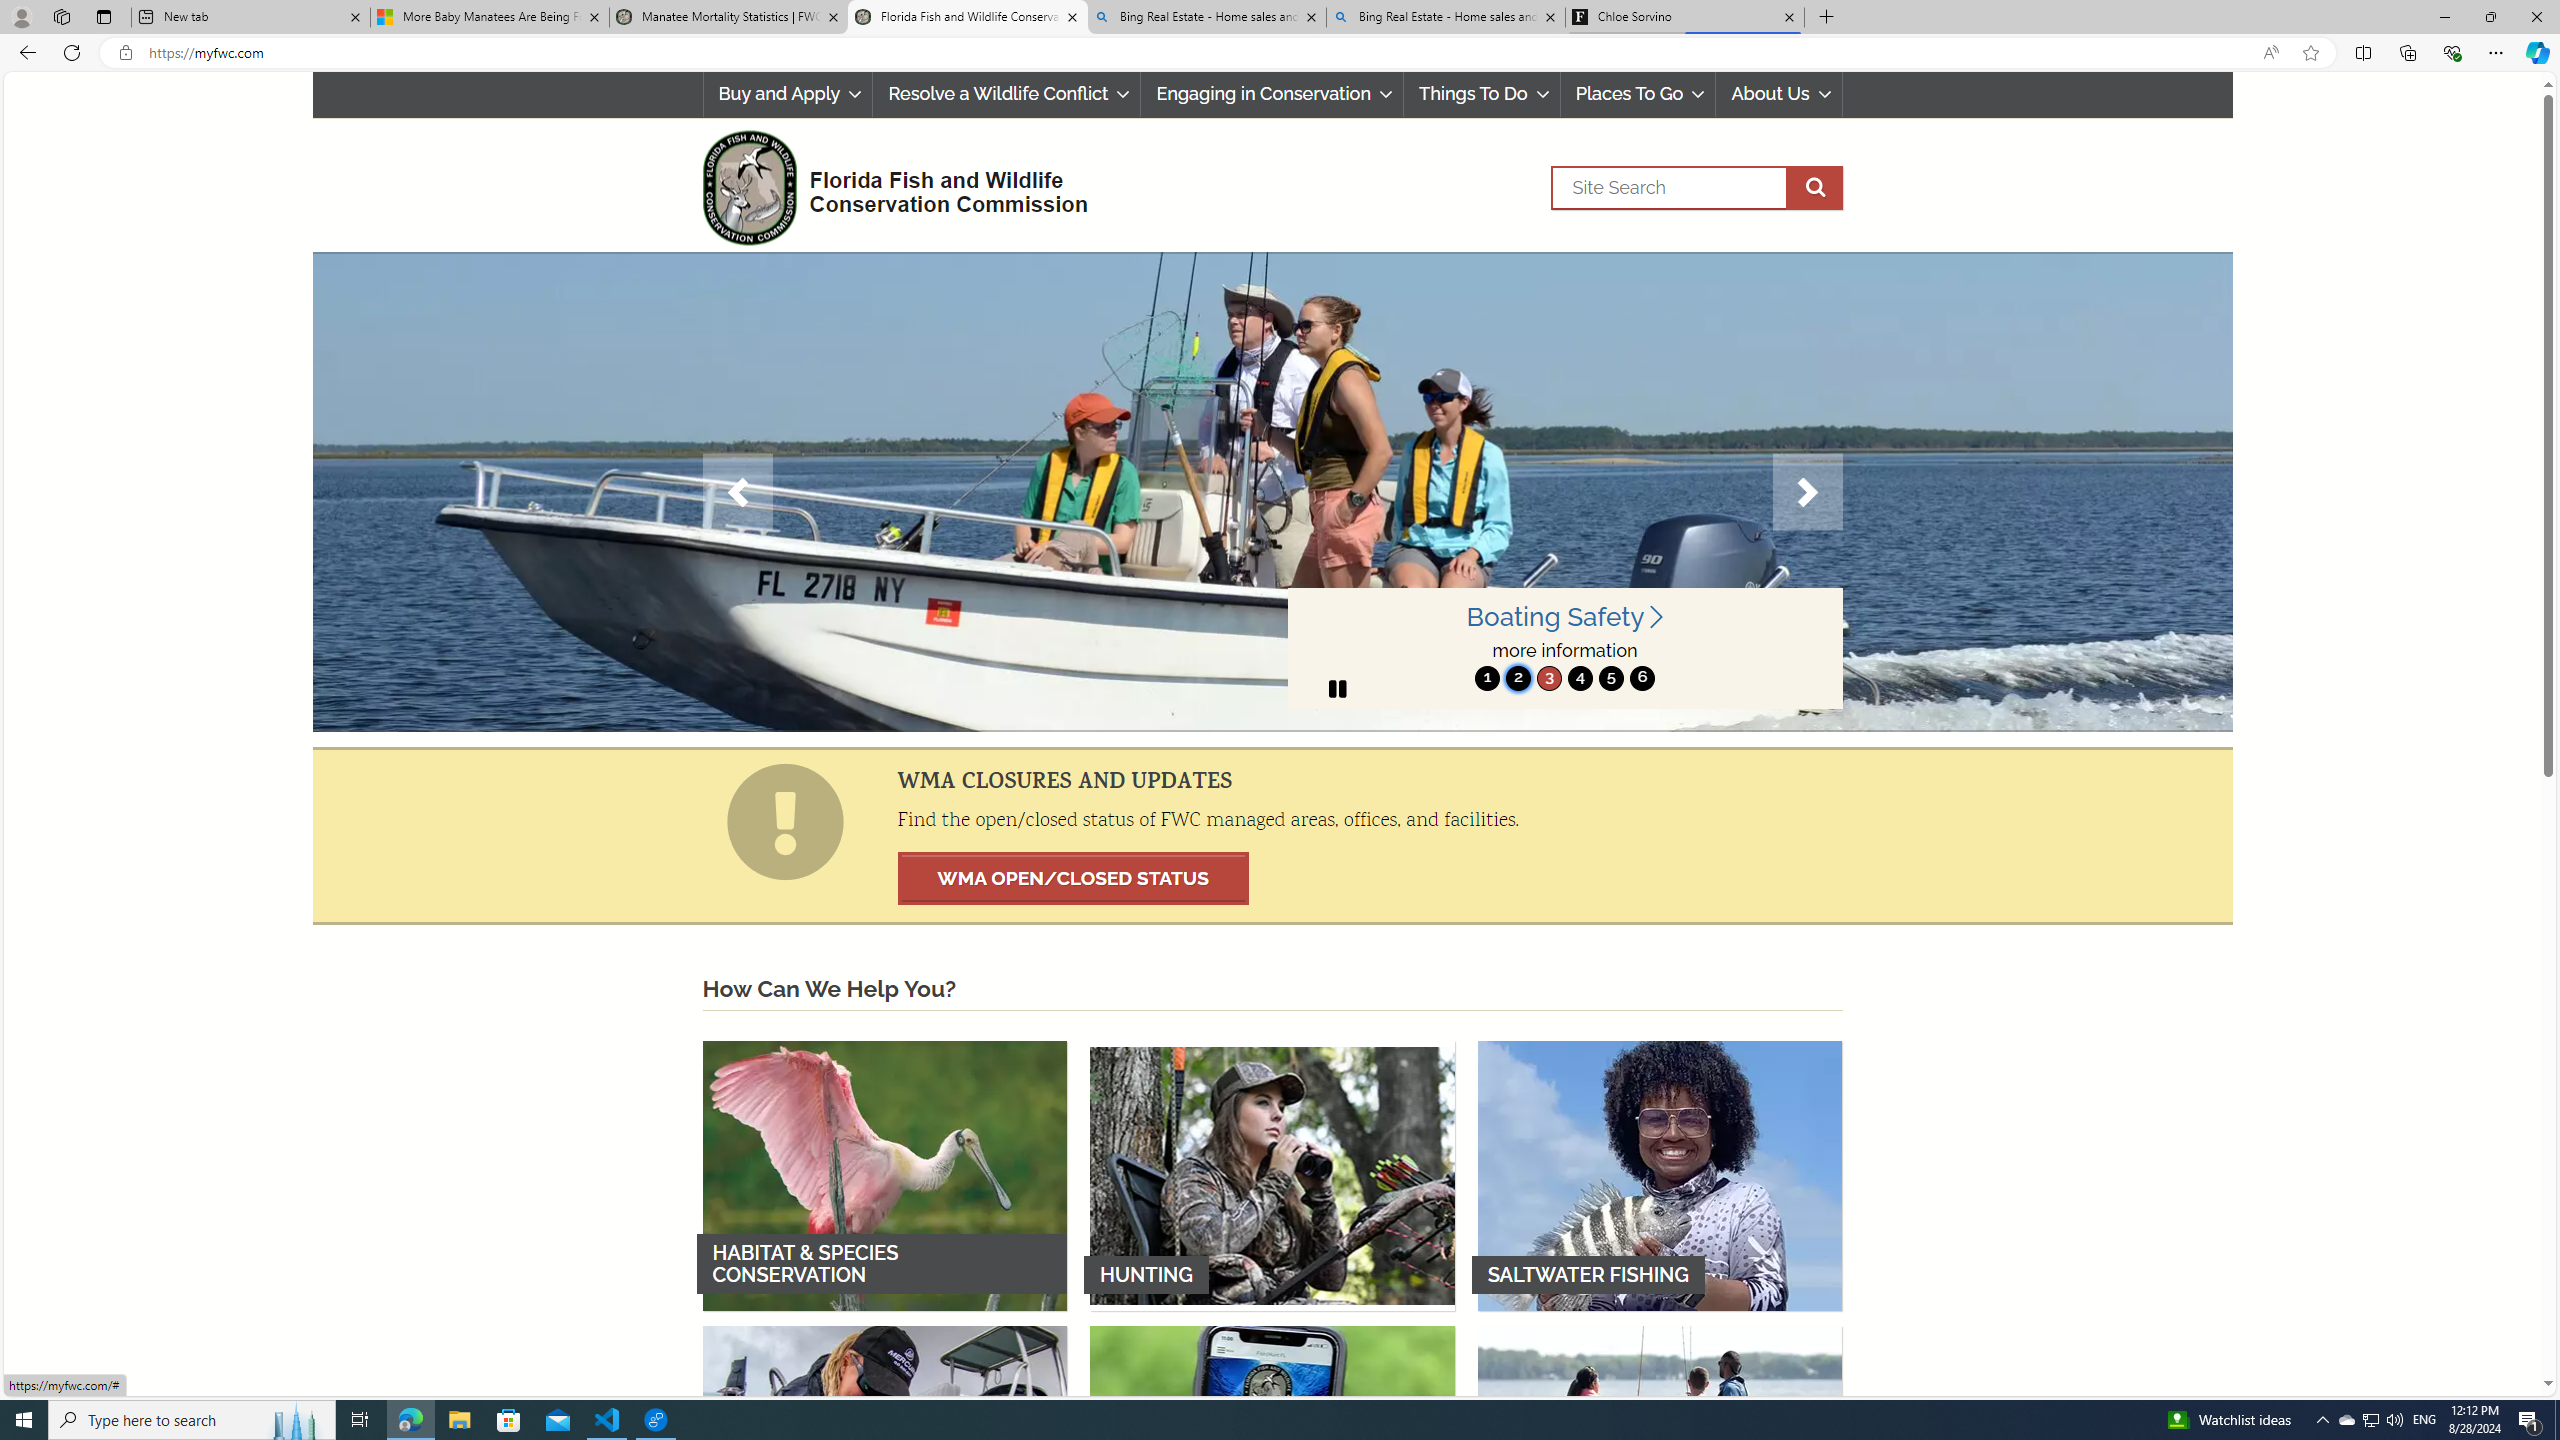 The width and height of the screenshot is (2560, 1440). Describe the element at coordinates (1446, 16) in the screenshot. I see `'Bing Real Estate - Home sales and rental listings'` at that location.